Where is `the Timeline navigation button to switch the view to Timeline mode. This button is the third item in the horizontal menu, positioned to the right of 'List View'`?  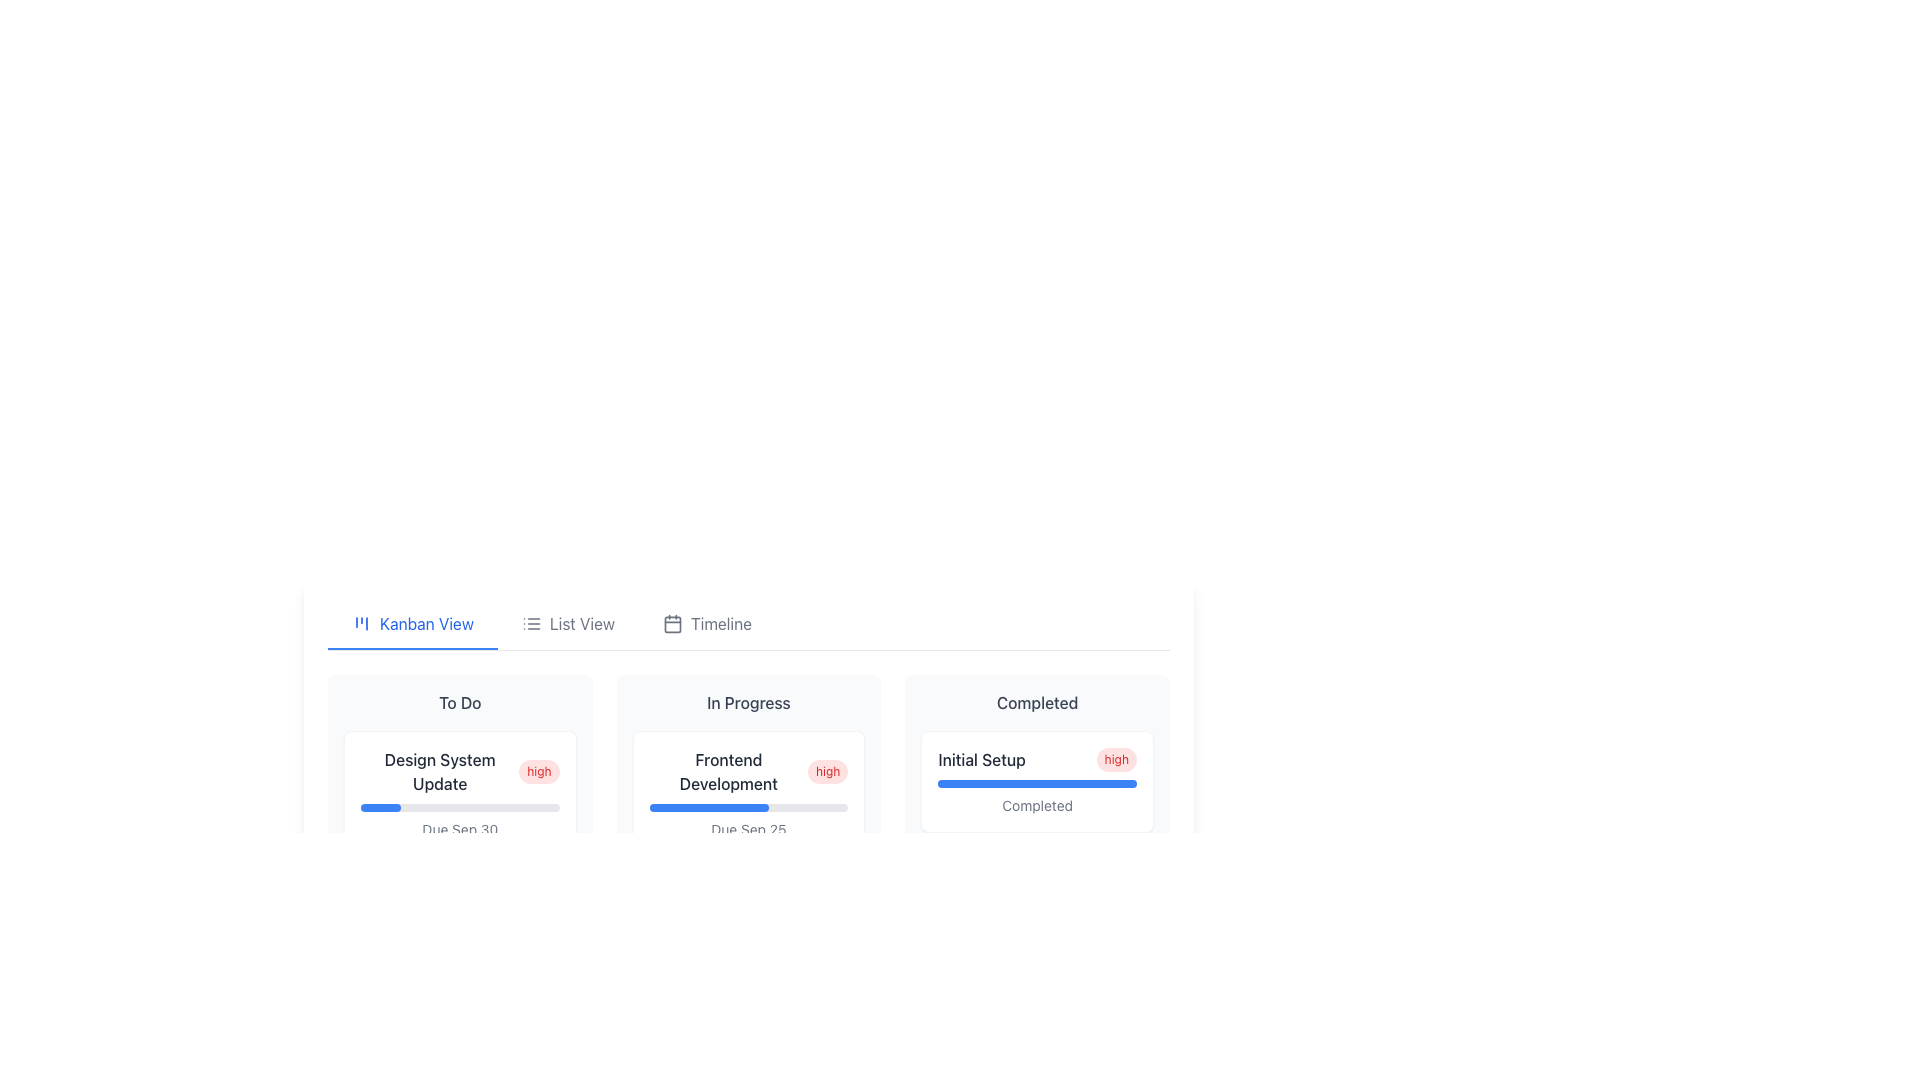 the Timeline navigation button to switch the view to Timeline mode. This button is the third item in the horizontal menu, positioned to the right of 'List View' is located at coordinates (707, 623).